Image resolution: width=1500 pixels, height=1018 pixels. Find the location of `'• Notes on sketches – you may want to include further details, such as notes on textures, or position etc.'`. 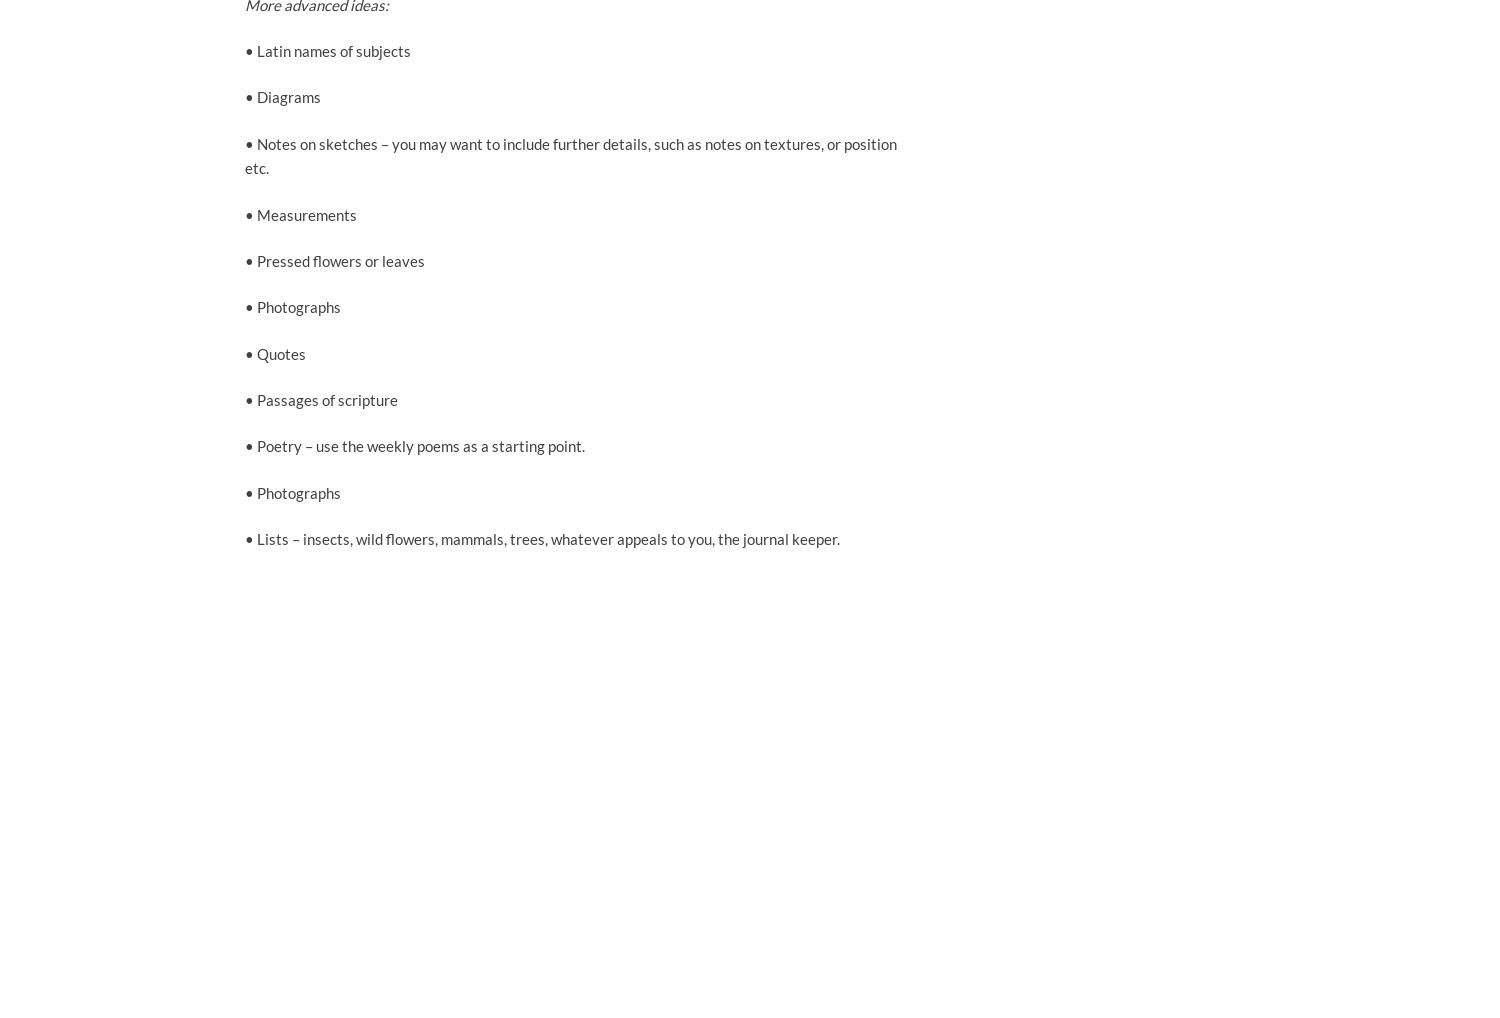

'• Notes on sketches – you may want to include further details, such as notes on textures, or position etc.' is located at coordinates (570, 155).